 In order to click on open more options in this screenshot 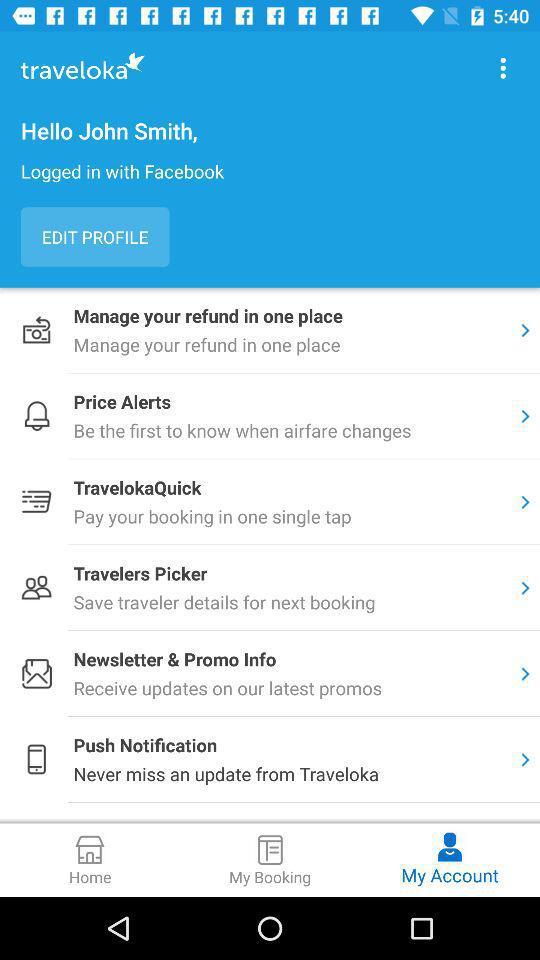, I will do `click(502, 68)`.